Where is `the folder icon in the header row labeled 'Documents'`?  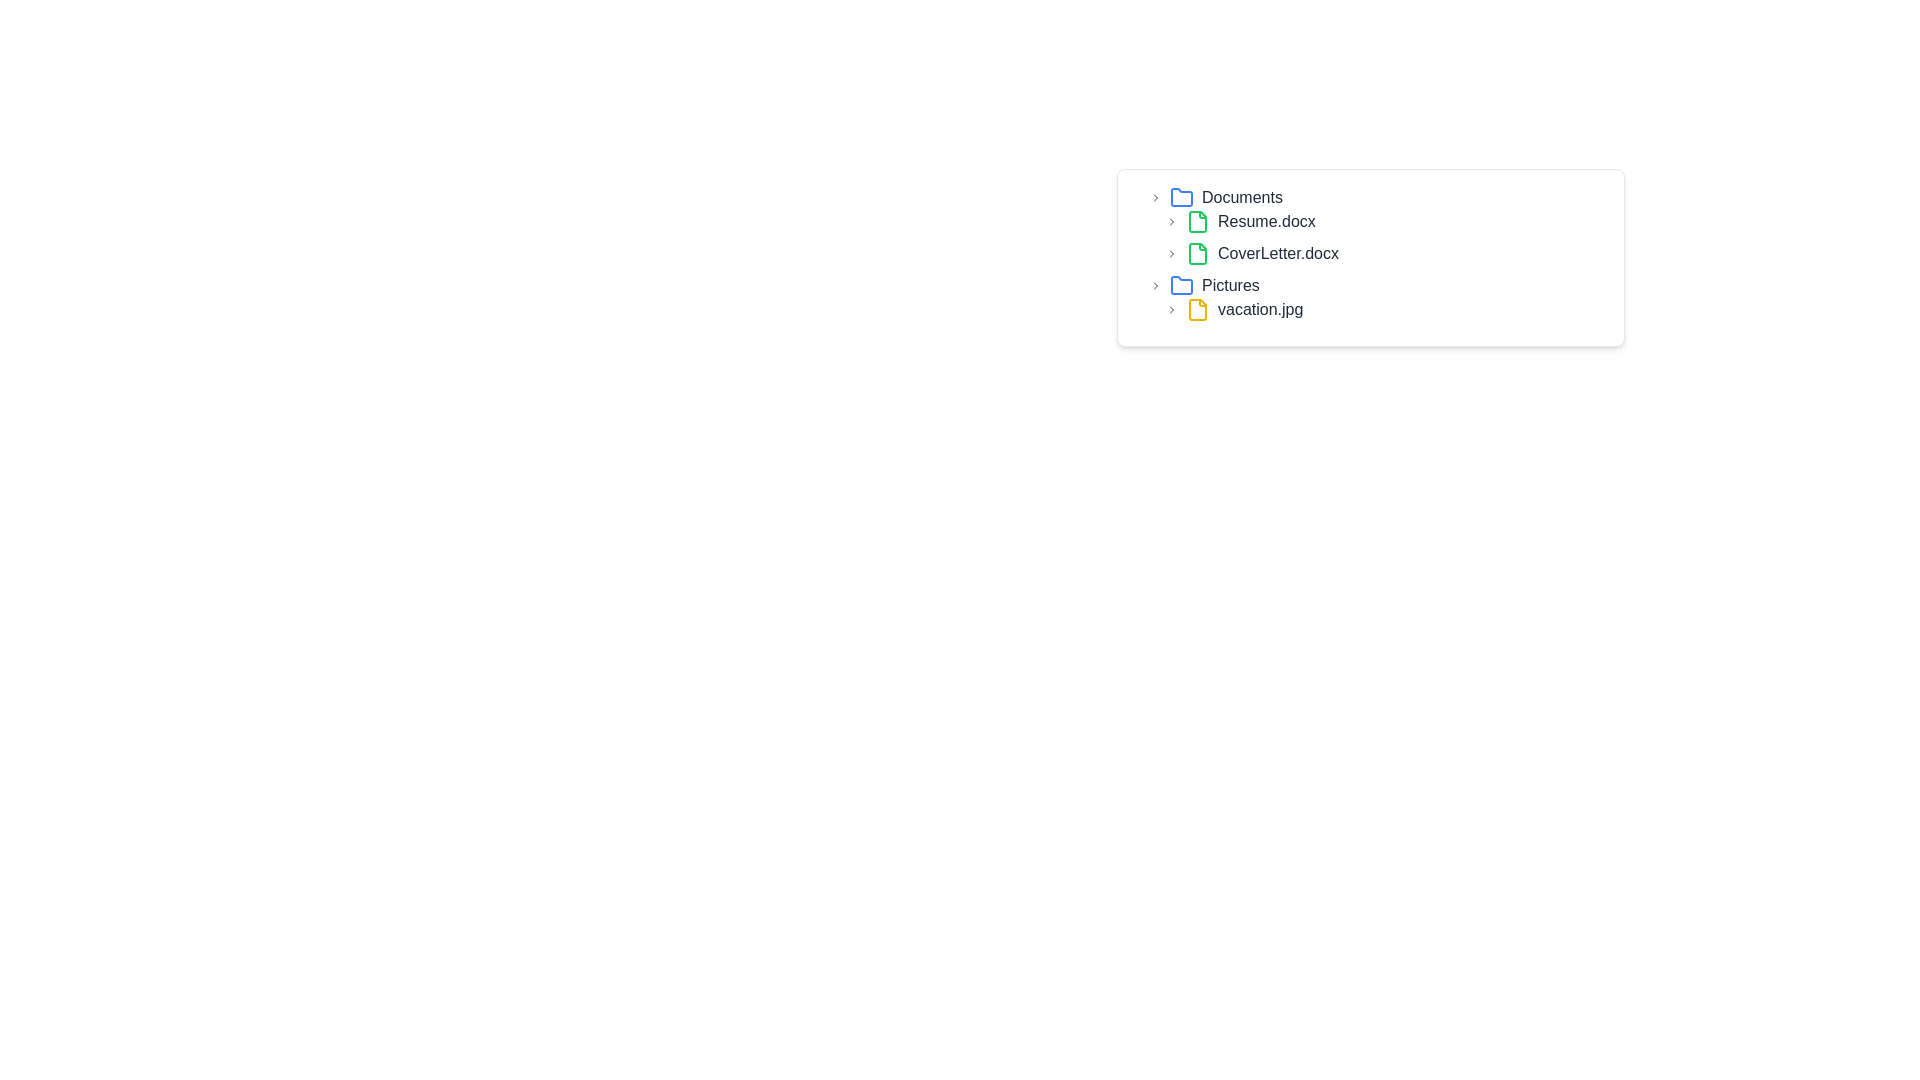
the folder icon in the header row labeled 'Documents' is located at coordinates (1156, 197).